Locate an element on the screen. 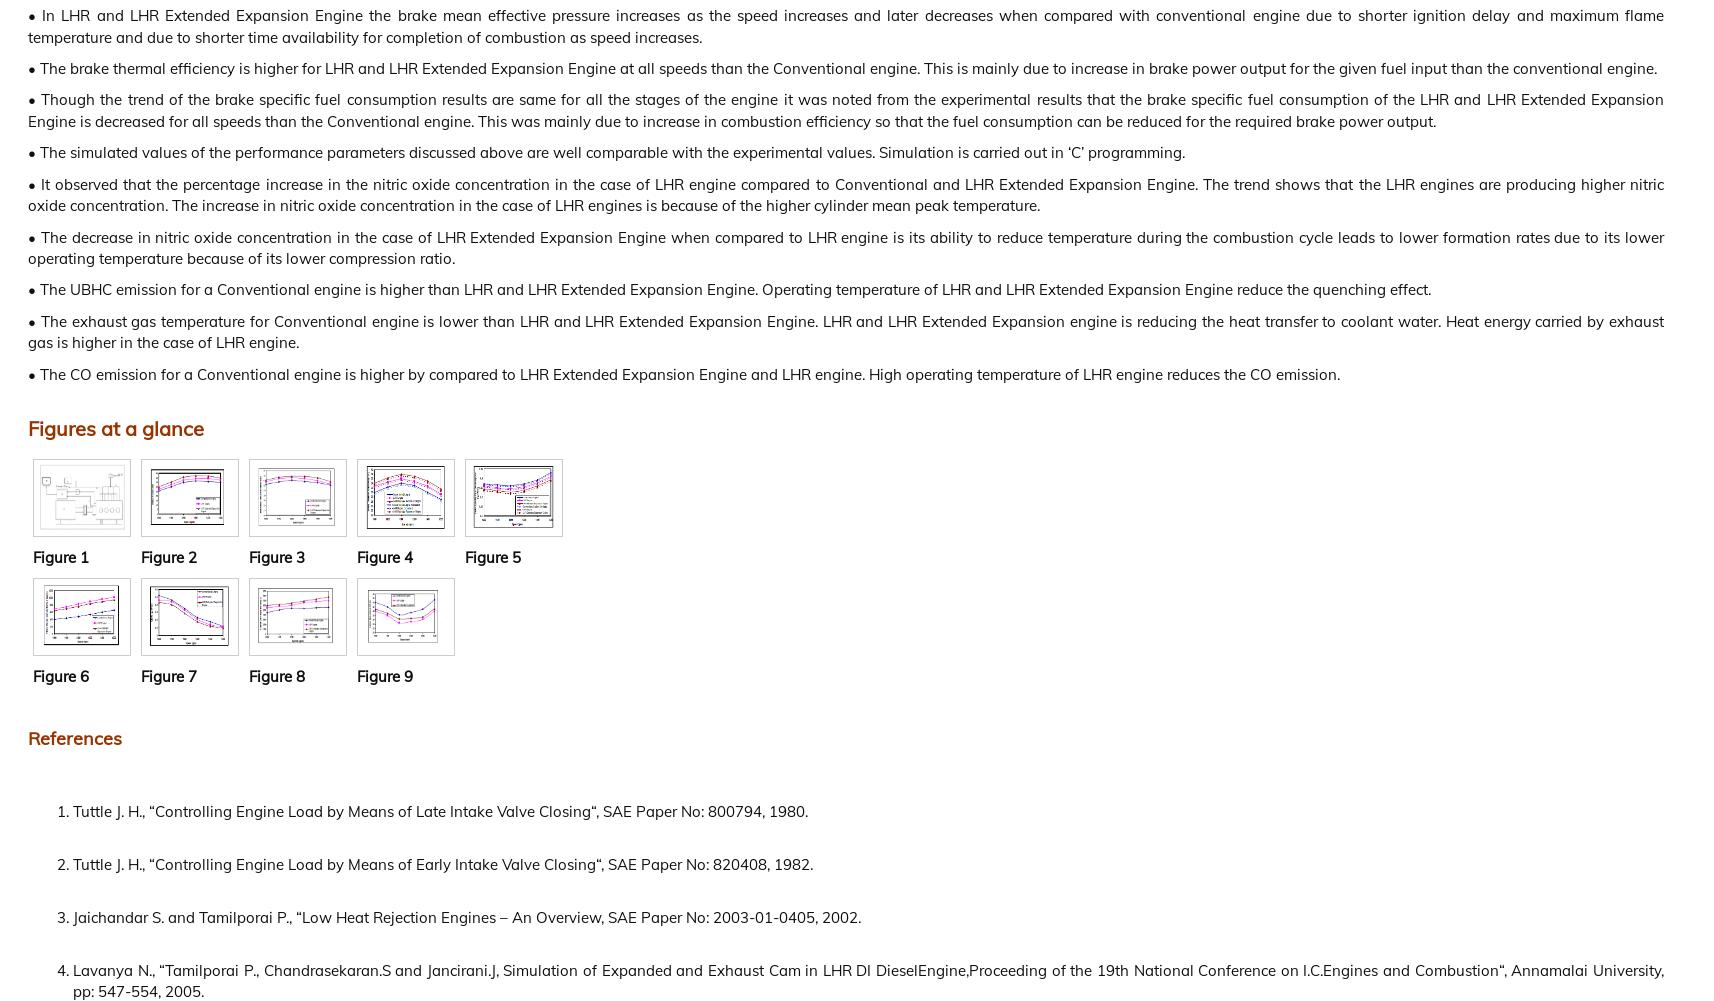 Image resolution: width=1714 pixels, height=1001 pixels. 'Figure 3' is located at coordinates (276, 555).